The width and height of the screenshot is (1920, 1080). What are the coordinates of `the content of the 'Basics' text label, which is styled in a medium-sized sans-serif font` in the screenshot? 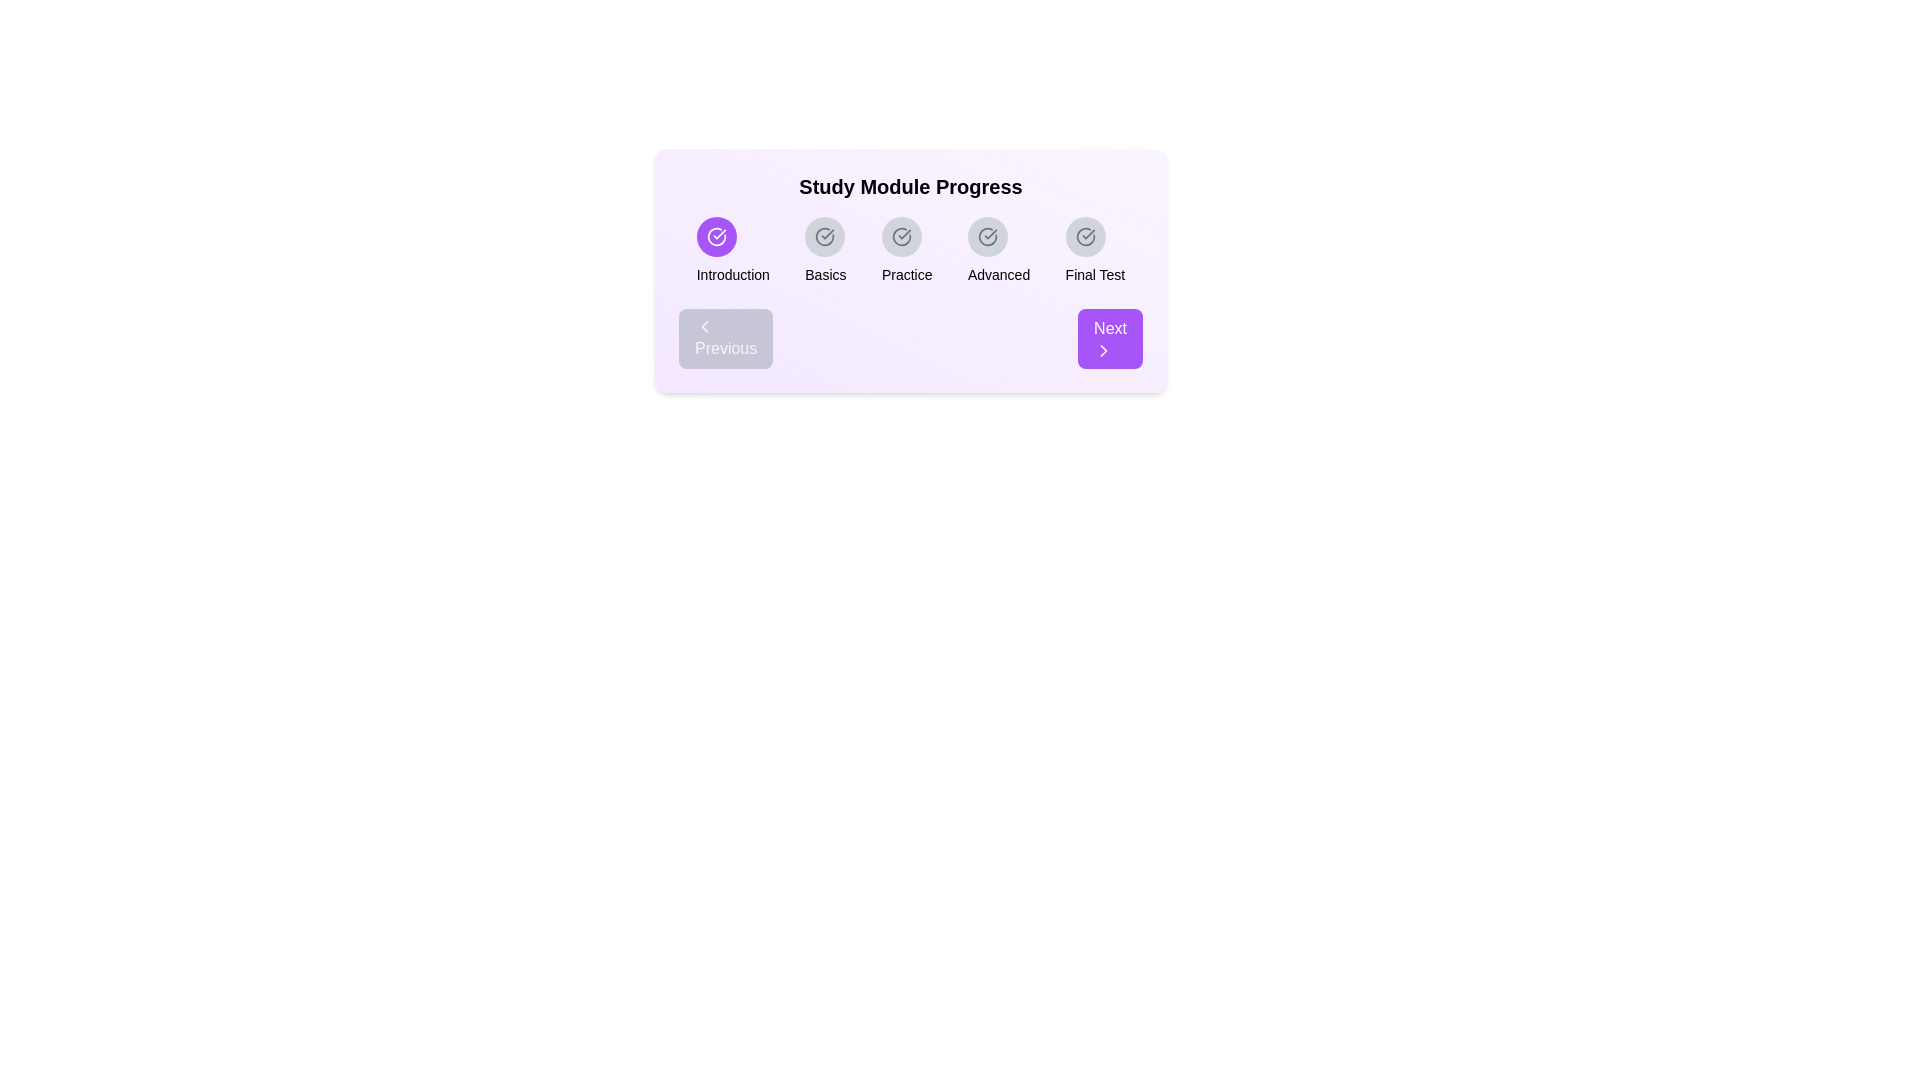 It's located at (825, 274).